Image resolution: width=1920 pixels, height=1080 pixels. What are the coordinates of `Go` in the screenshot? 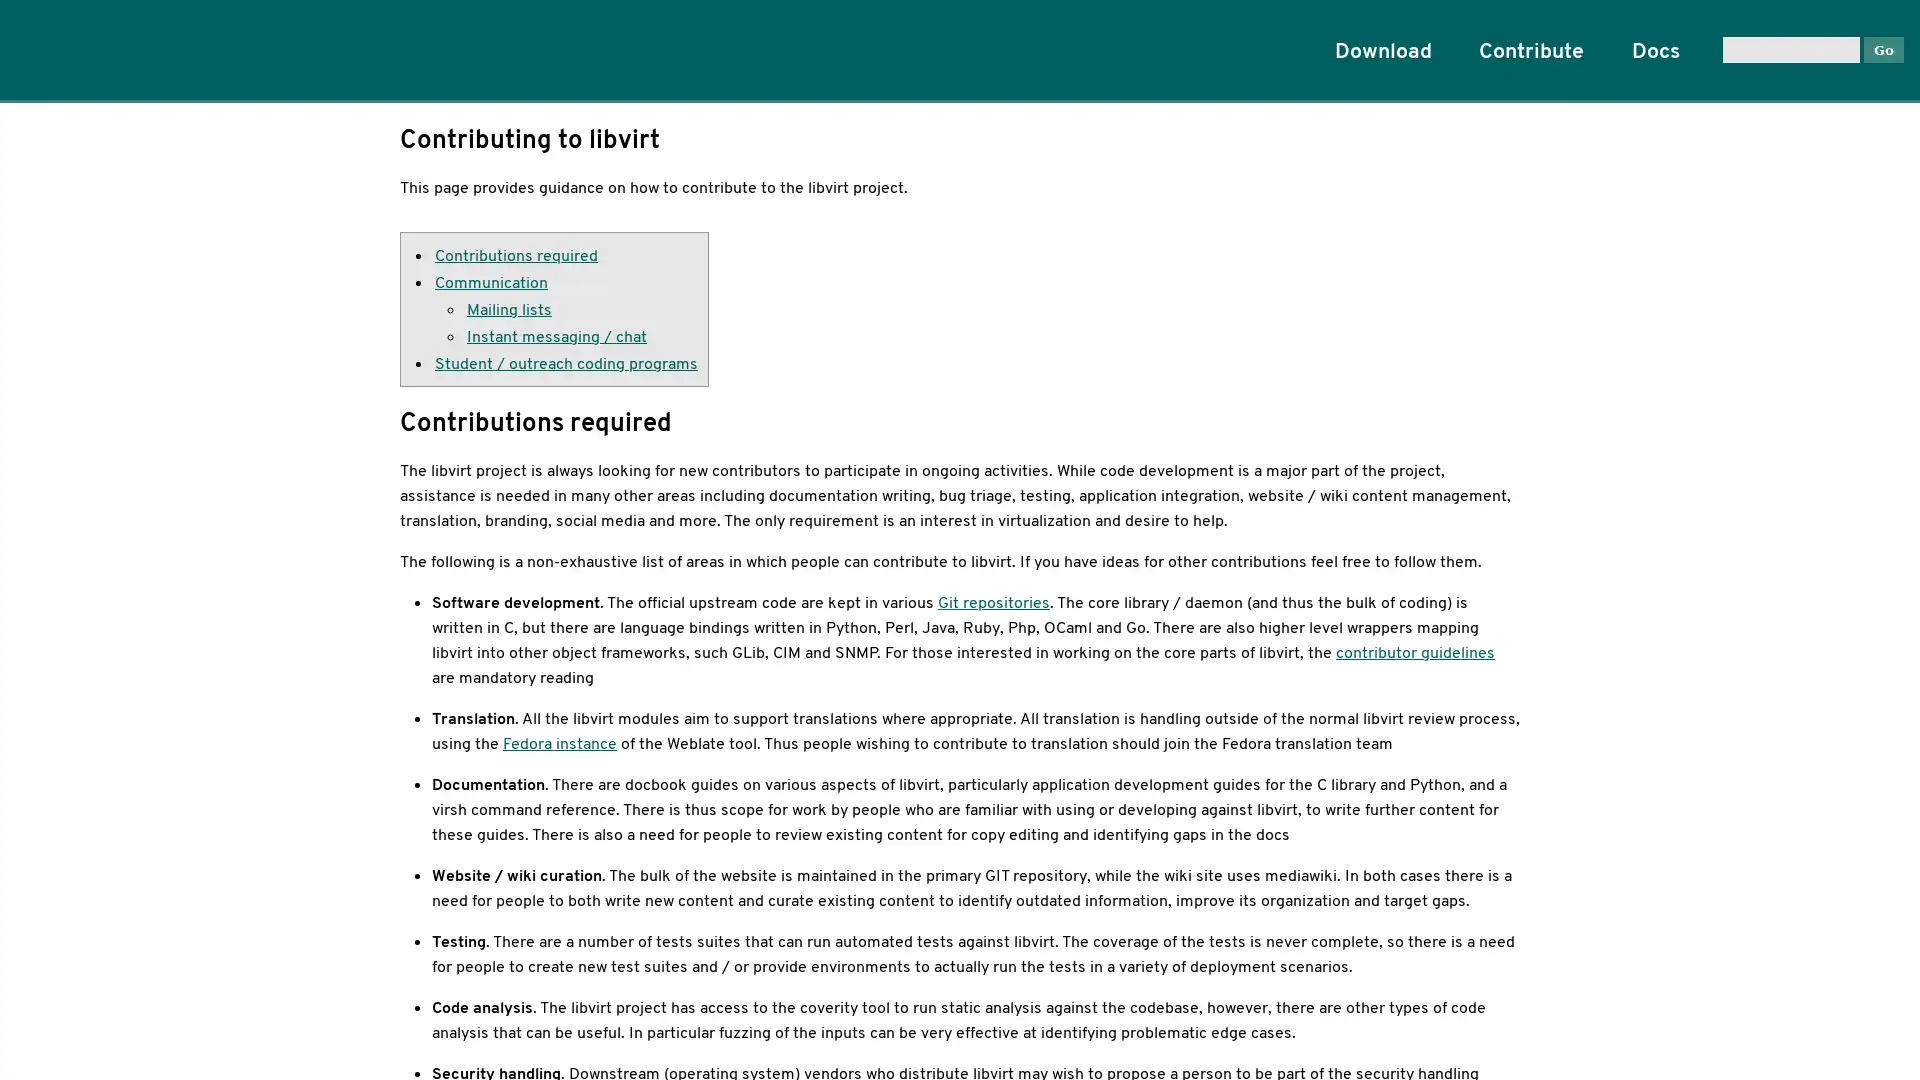 It's located at (1882, 48).